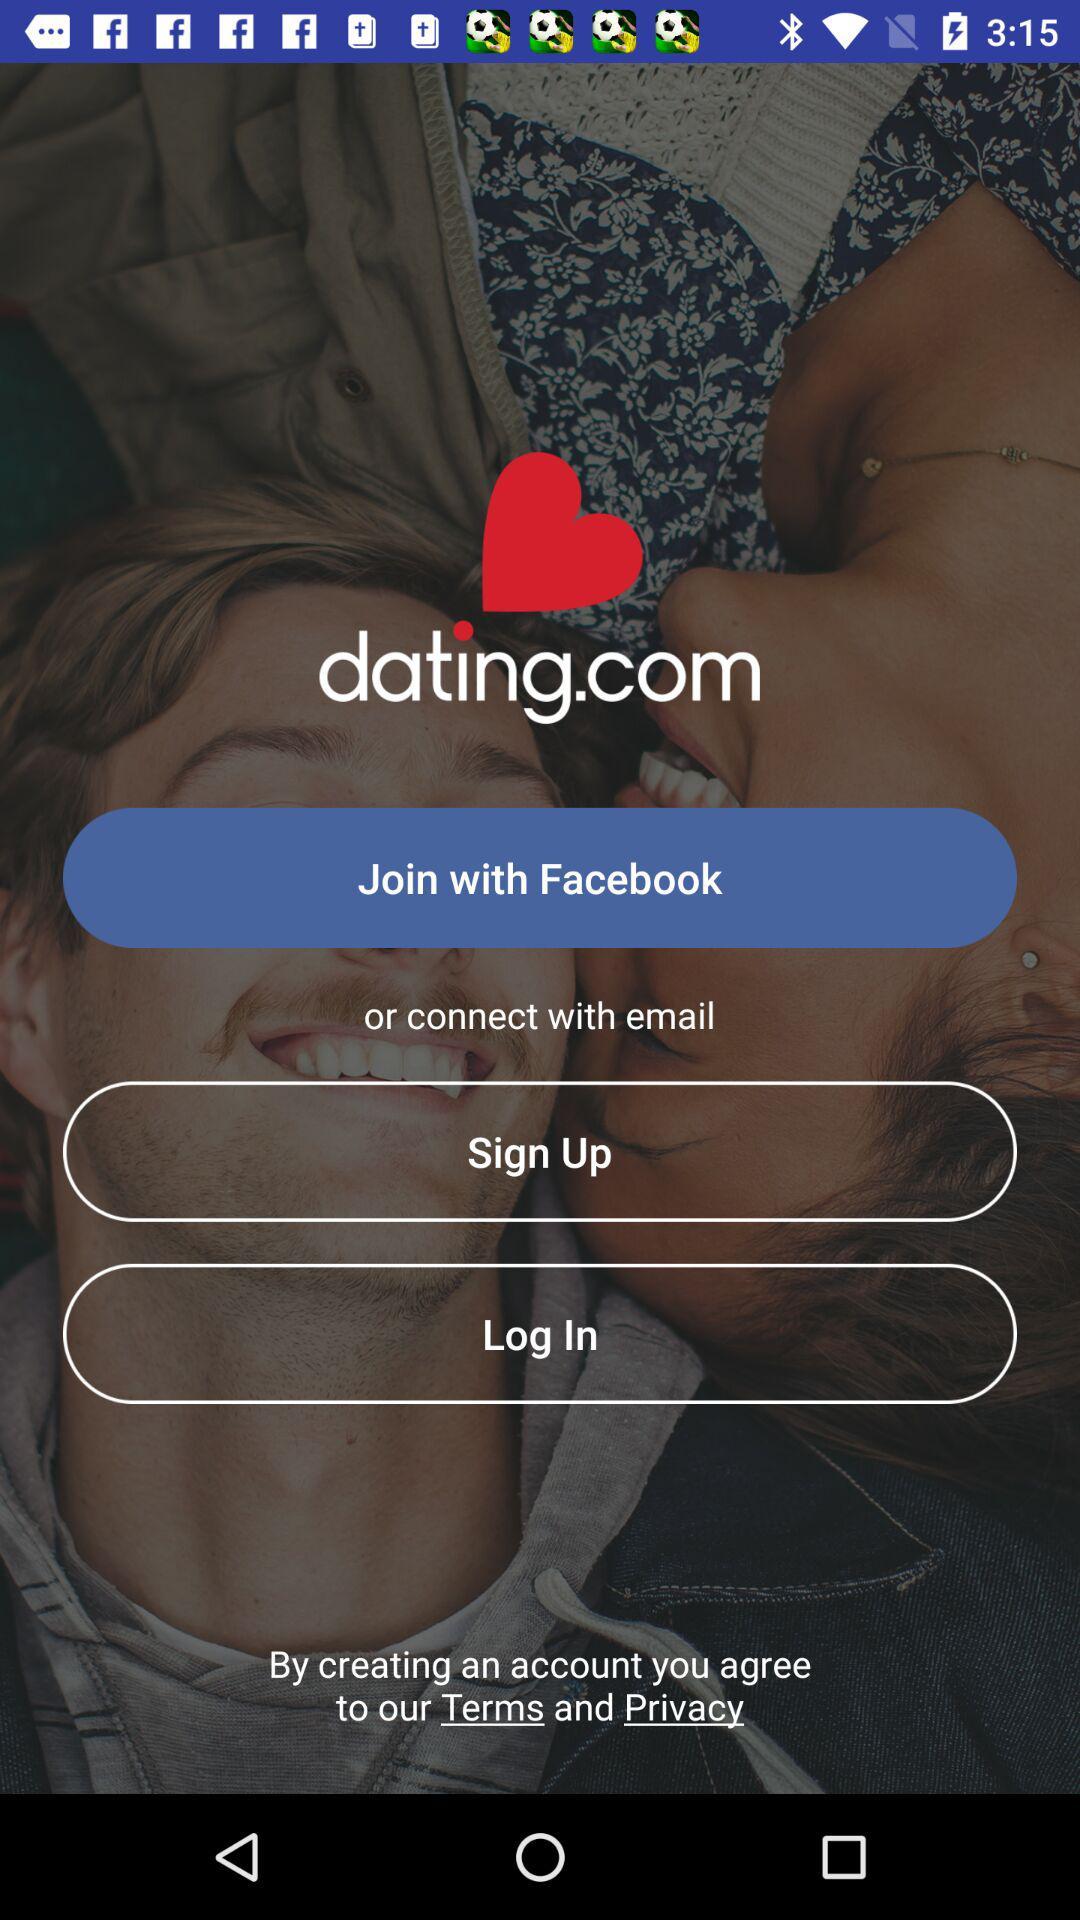  I want to click on by creating an item, so click(540, 1715).